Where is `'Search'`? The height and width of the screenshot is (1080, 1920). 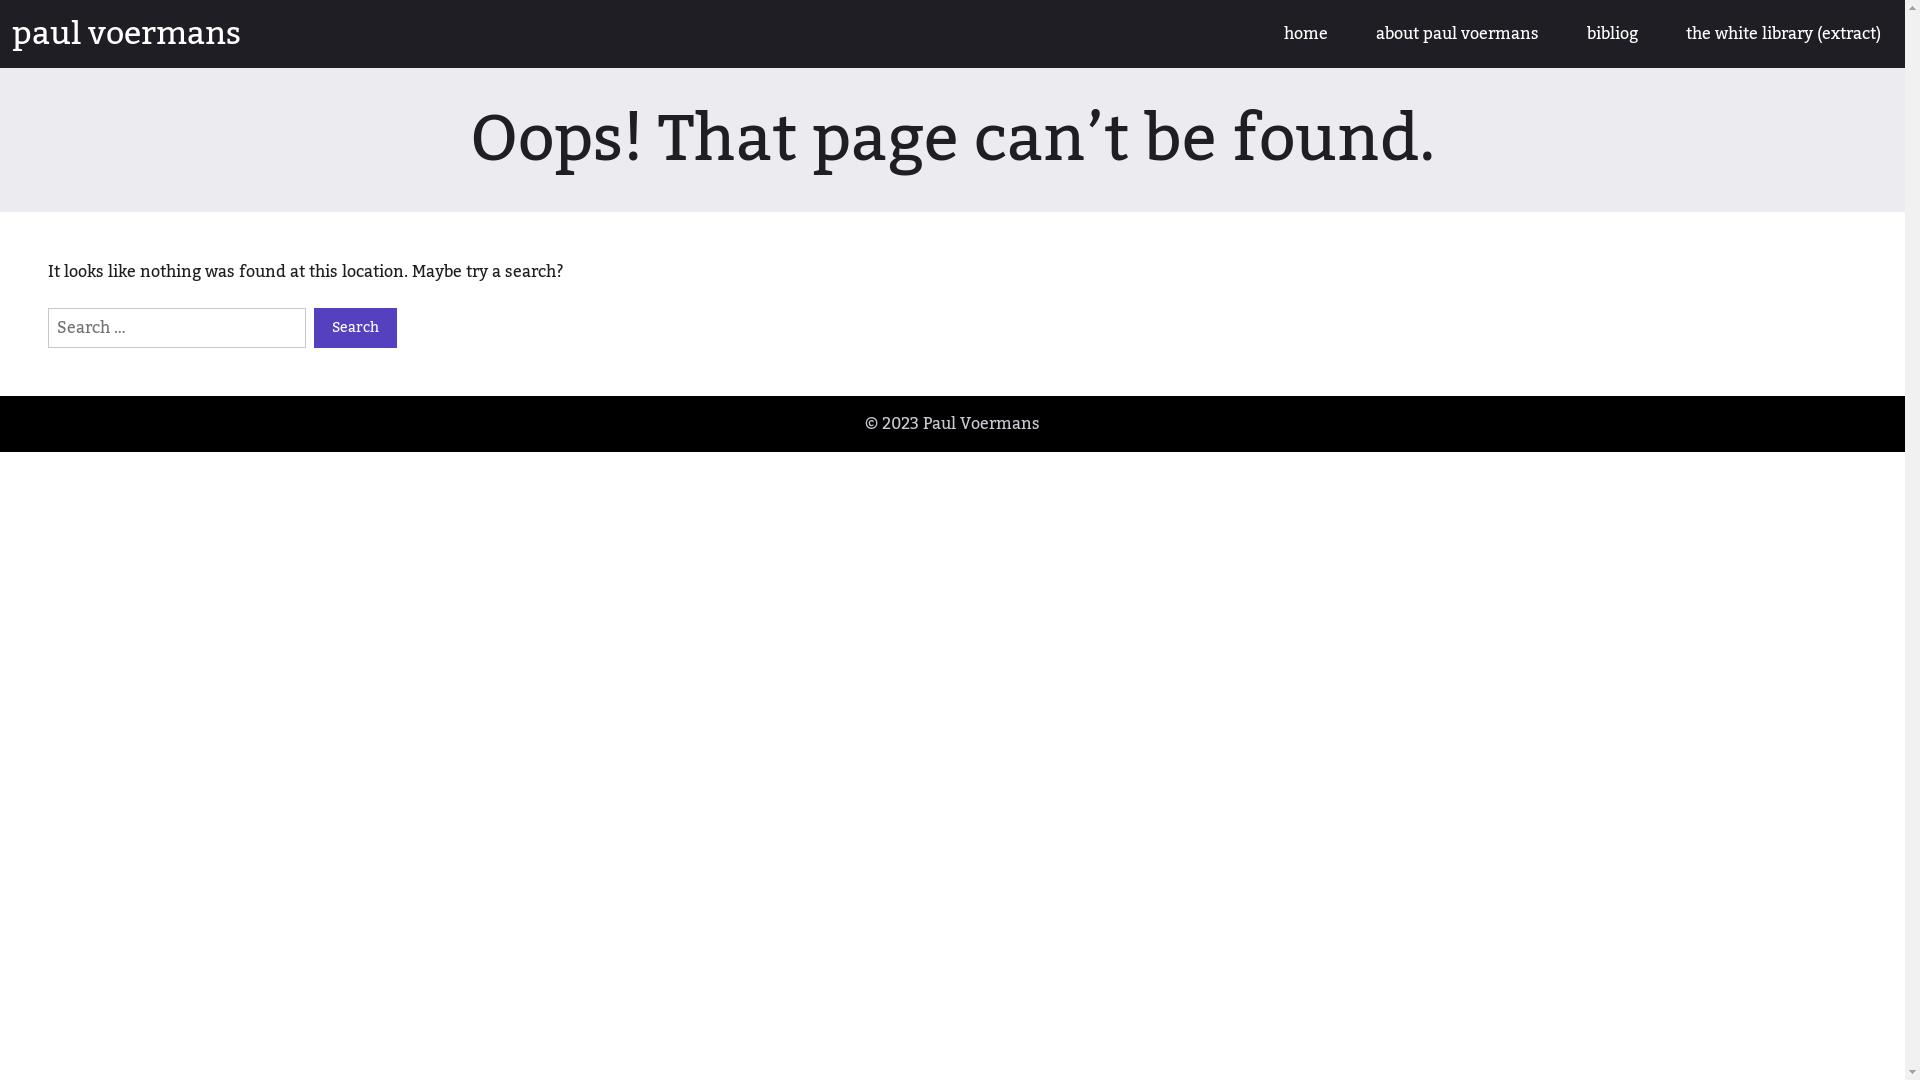 'Search' is located at coordinates (355, 326).